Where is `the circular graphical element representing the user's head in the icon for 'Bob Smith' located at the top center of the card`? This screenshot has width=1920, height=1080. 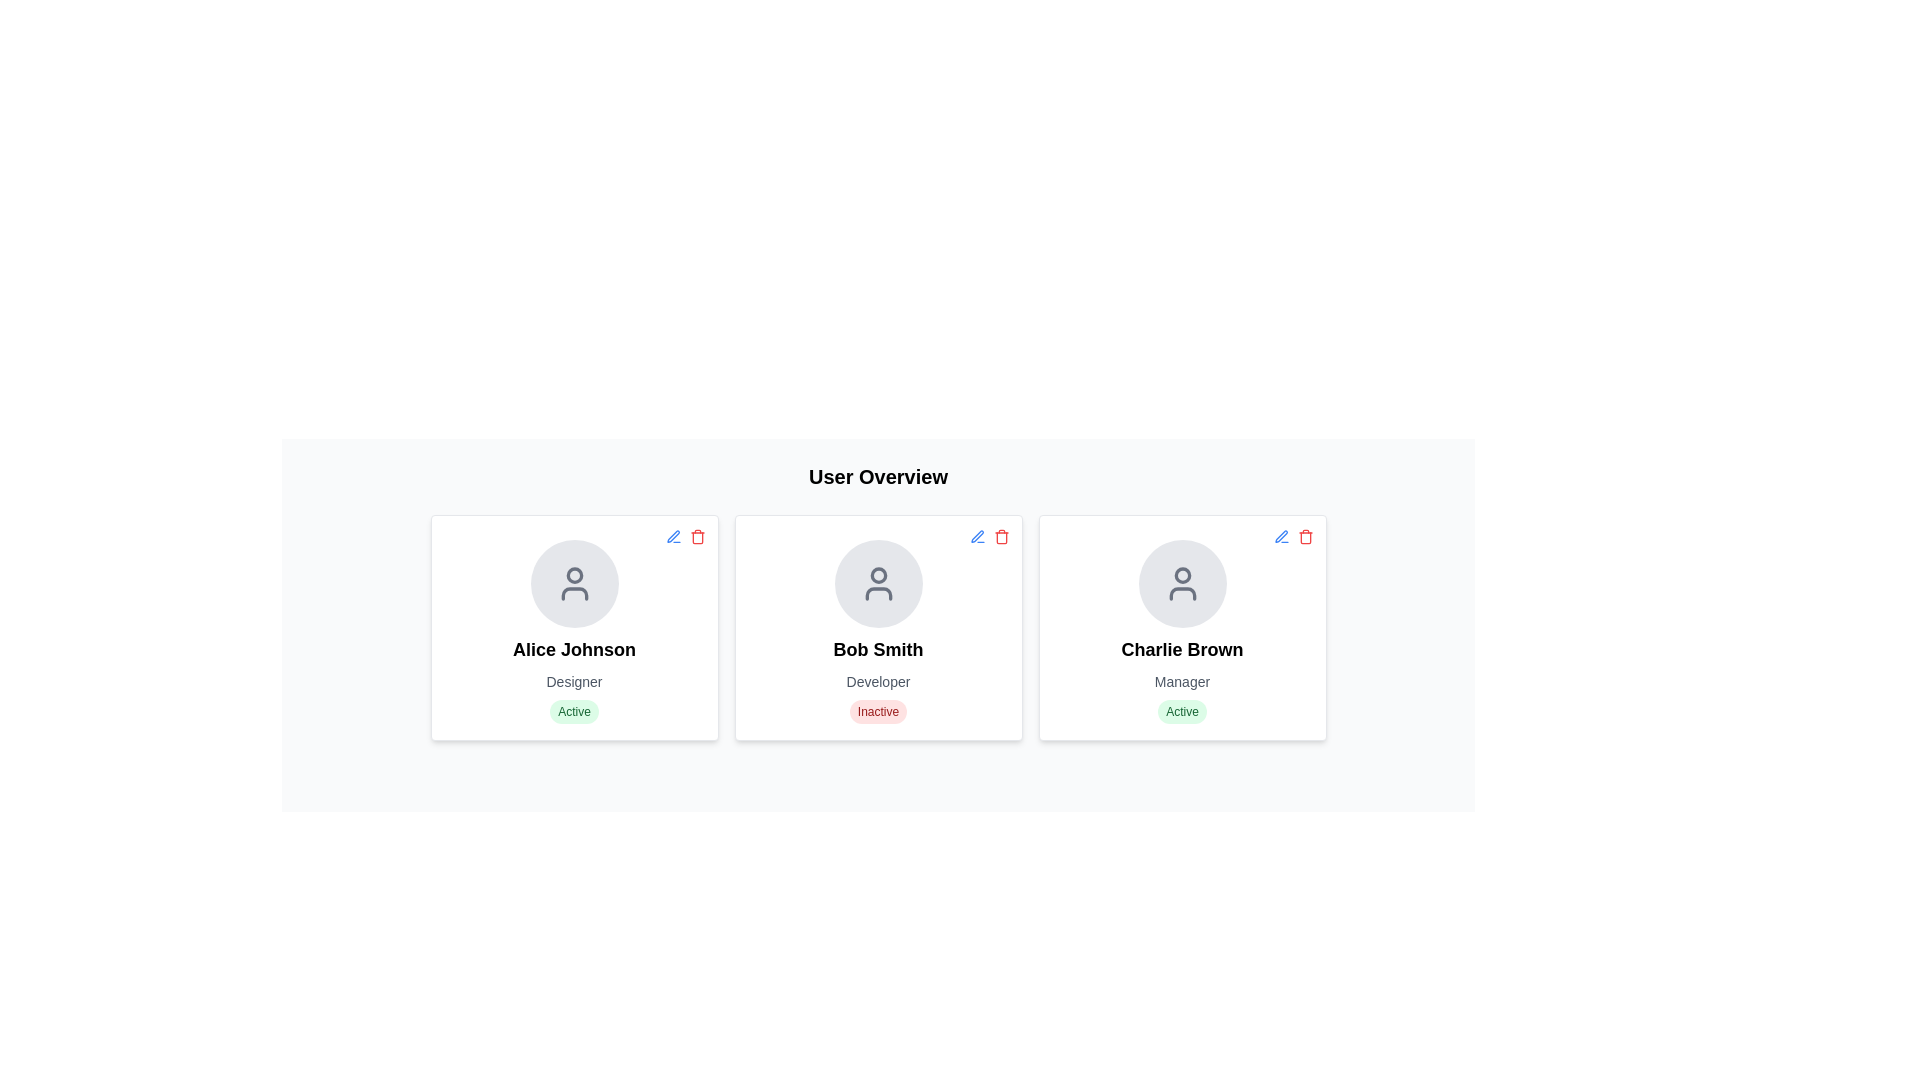 the circular graphical element representing the user's head in the icon for 'Bob Smith' located at the top center of the card is located at coordinates (878, 575).